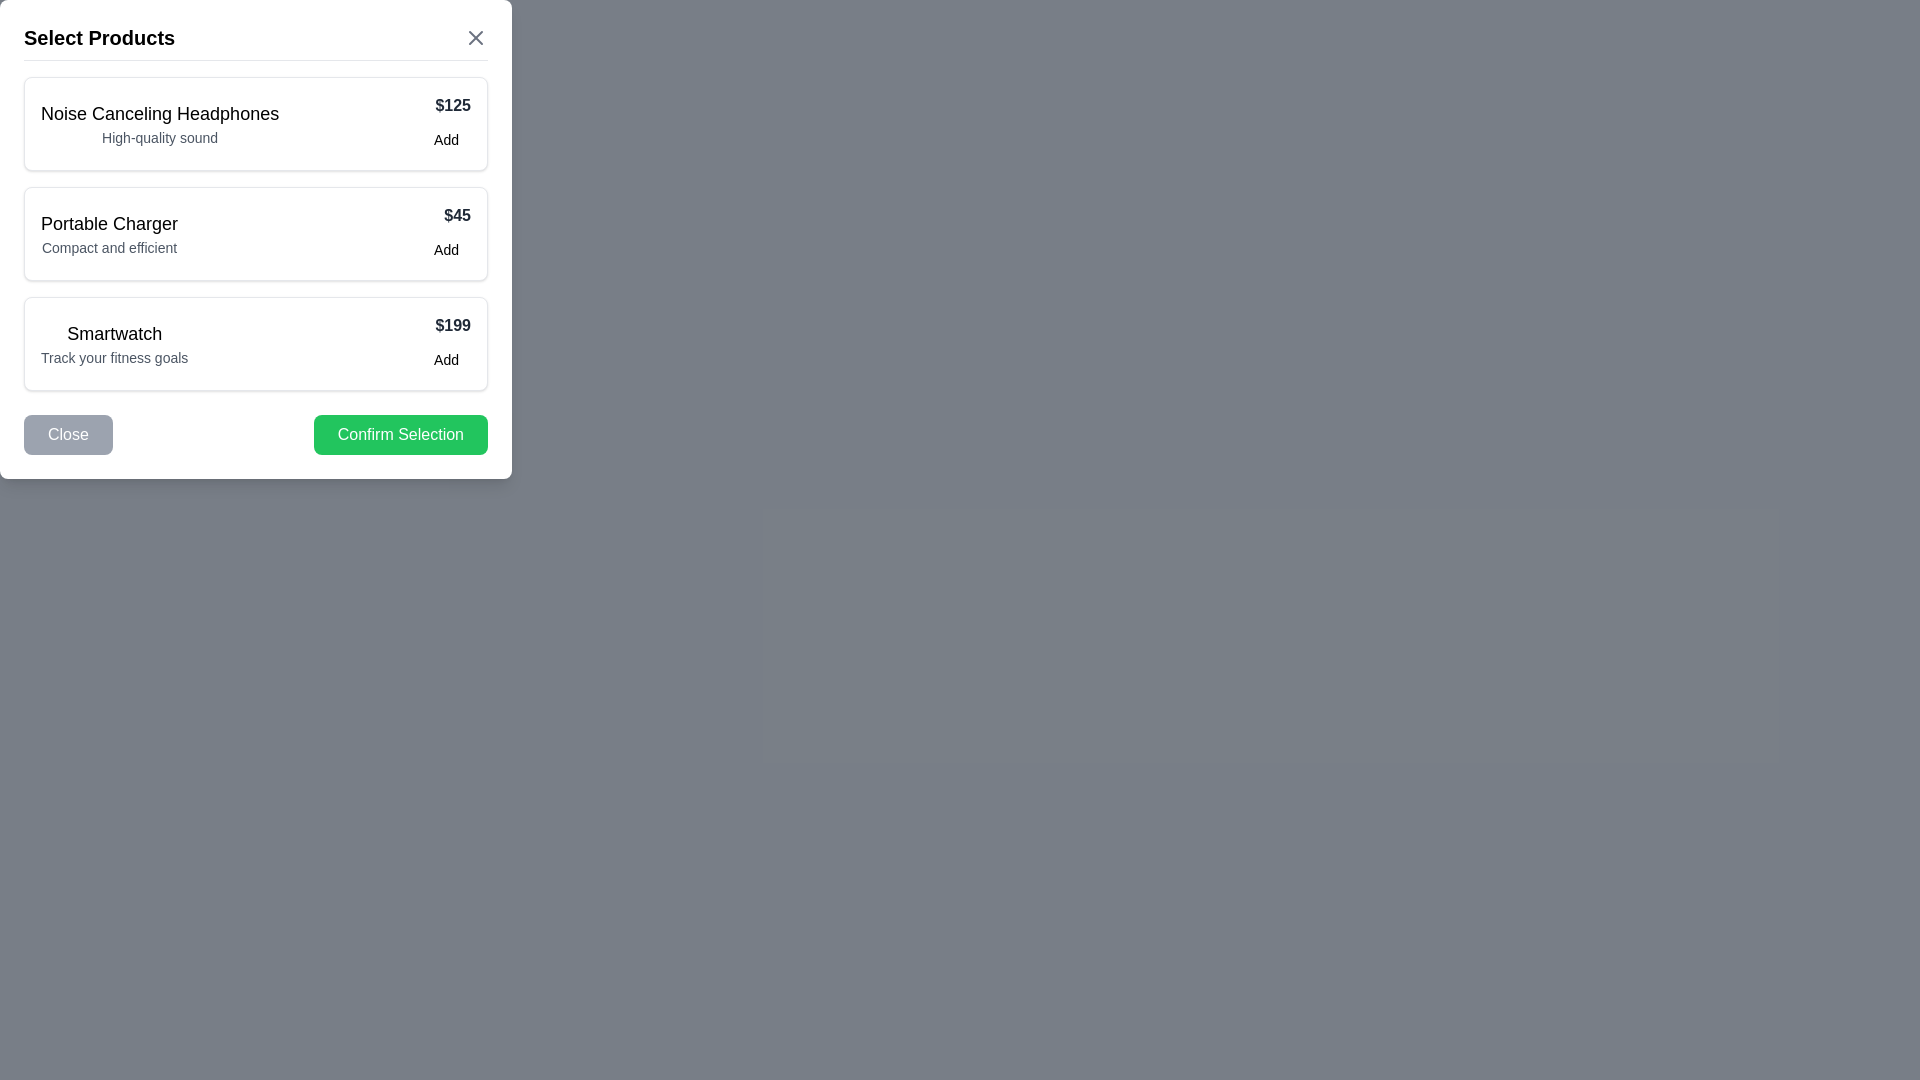 The image size is (1920, 1080). Describe the element at coordinates (445, 358) in the screenshot. I see `the 'Add Smartwatch' button located in the lower-right corner of the product card` at that location.